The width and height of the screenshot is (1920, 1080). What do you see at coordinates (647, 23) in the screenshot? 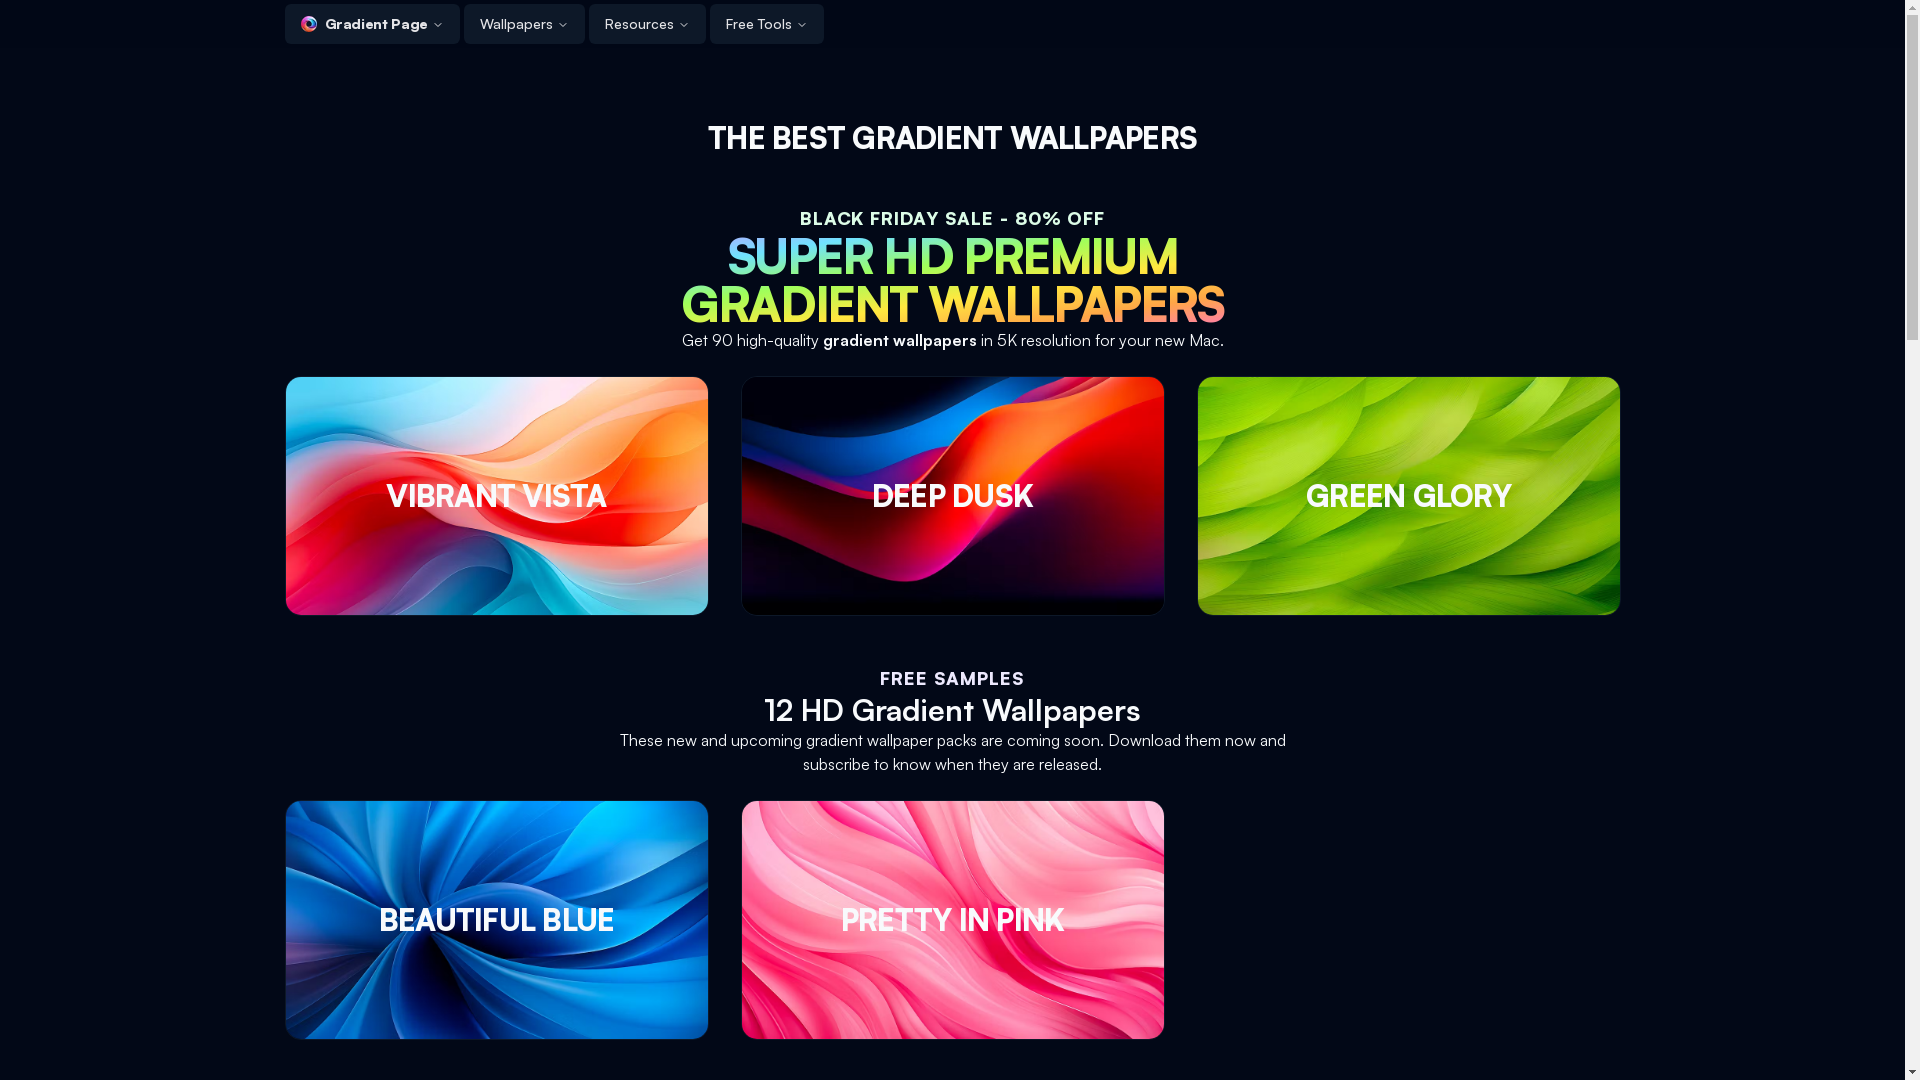
I see `'Resources'` at bounding box center [647, 23].